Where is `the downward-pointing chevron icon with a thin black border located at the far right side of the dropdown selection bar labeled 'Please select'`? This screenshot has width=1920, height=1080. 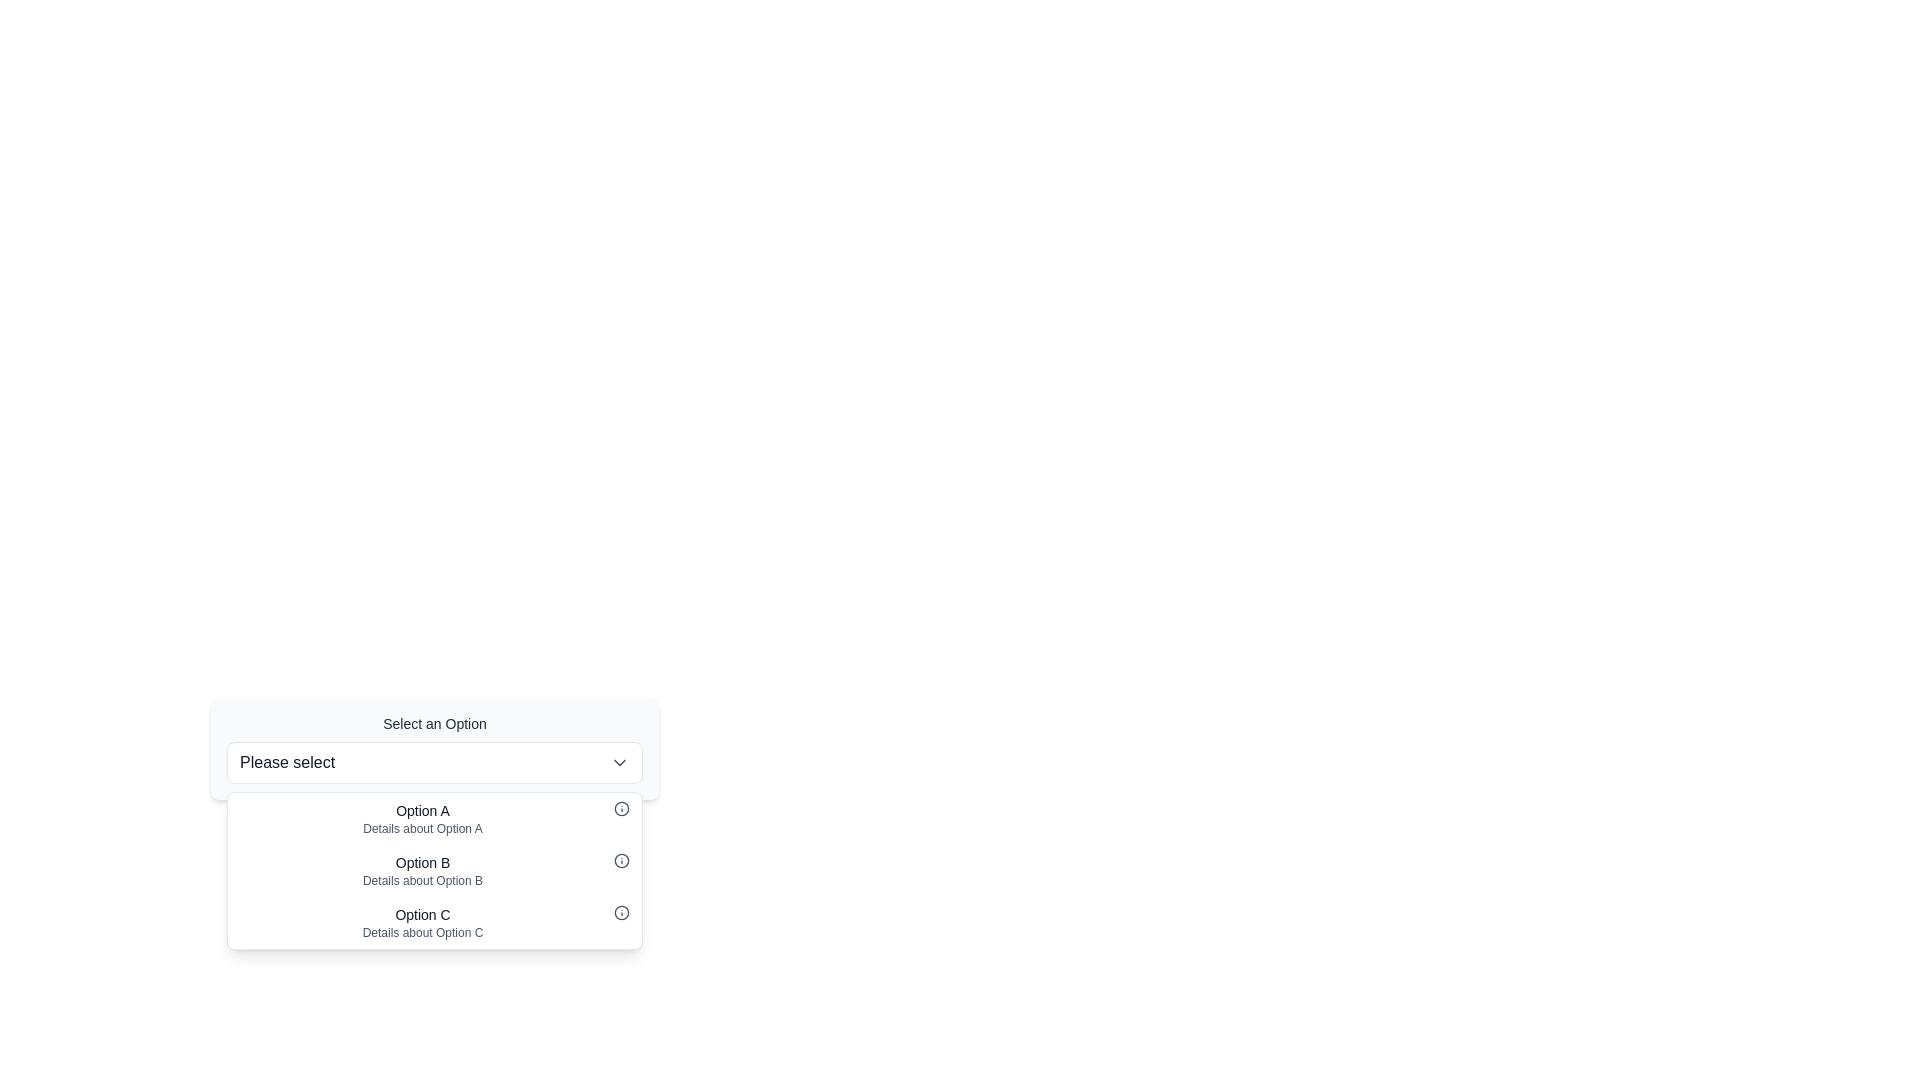 the downward-pointing chevron icon with a thin black border located at the far right side of the dropdown selection bar labeled 'Please select' is located at coordinates (618, 763).